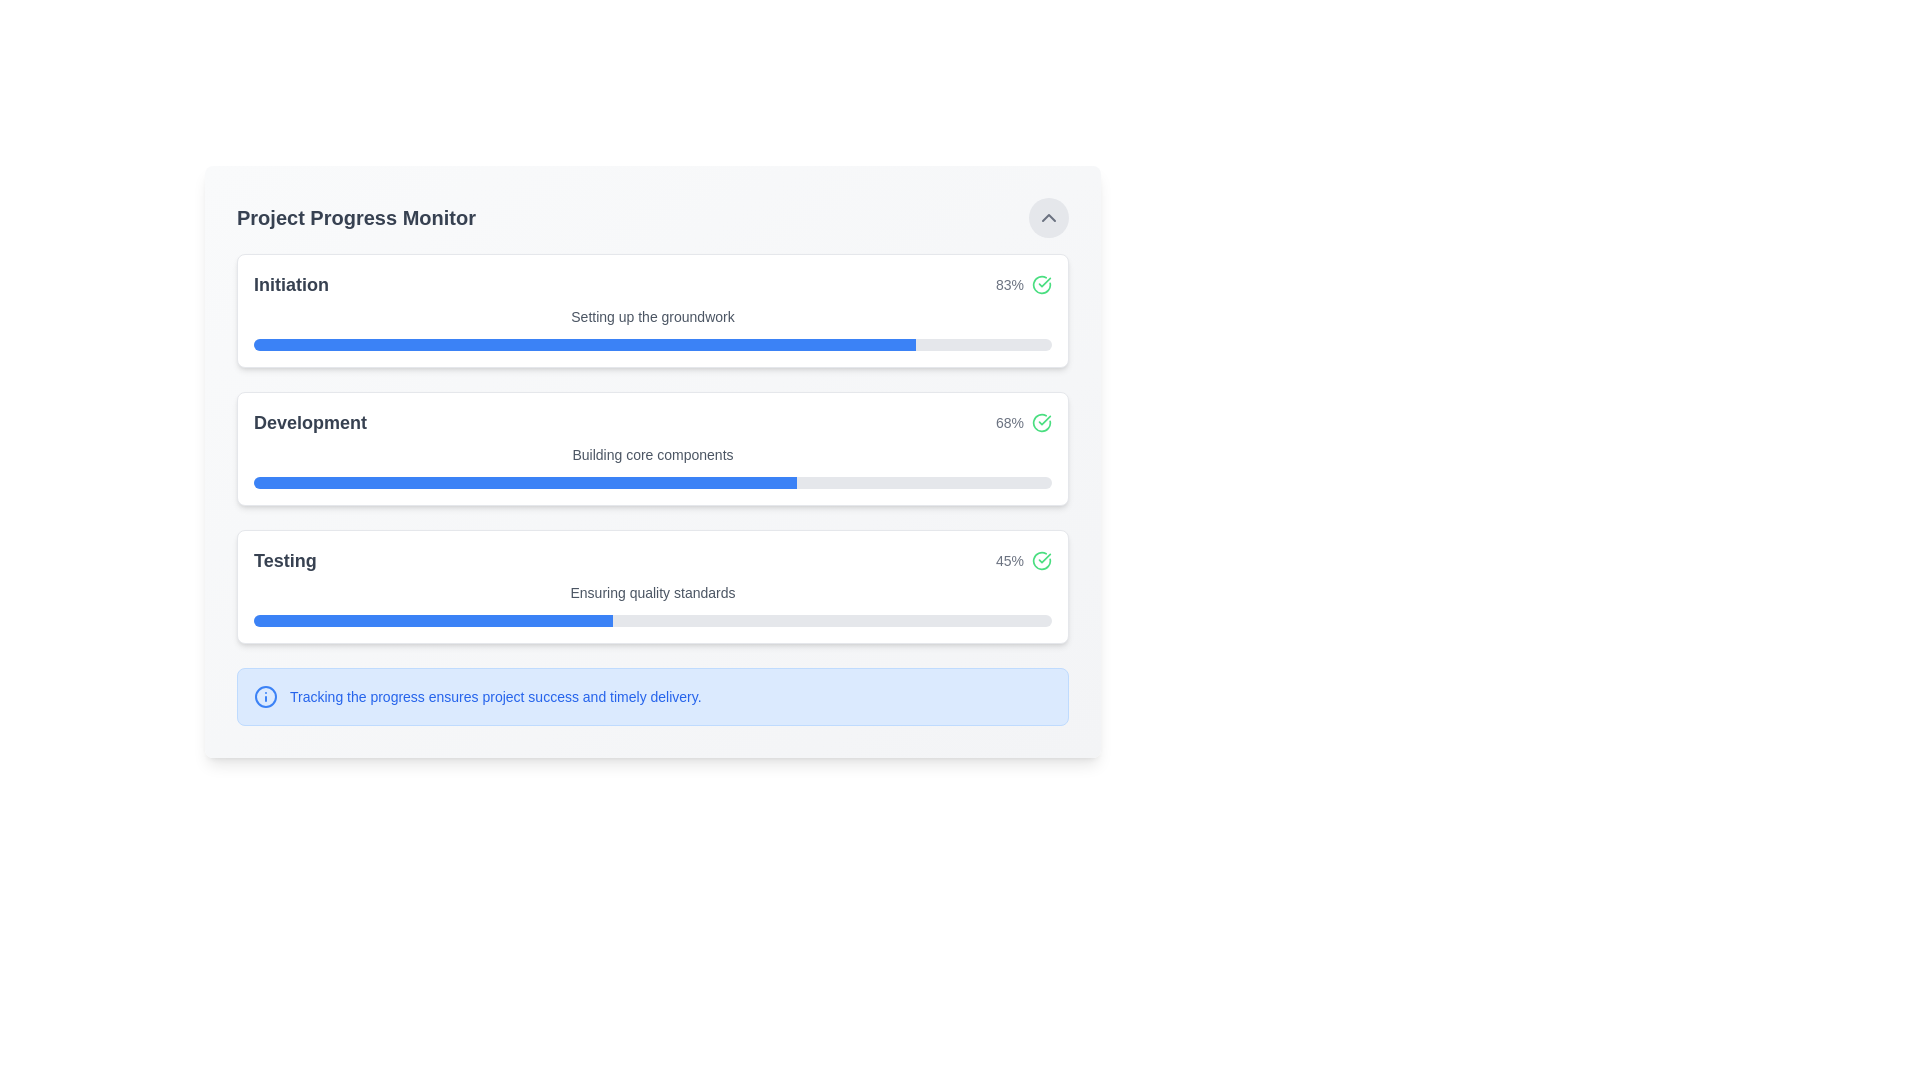 The height and width of the screenshot is (1080, 1920). I want to click on the text display showing '83%' located next to the green checkmark icon in the top-right corner of the first progress bar section, so click(1009, 285).